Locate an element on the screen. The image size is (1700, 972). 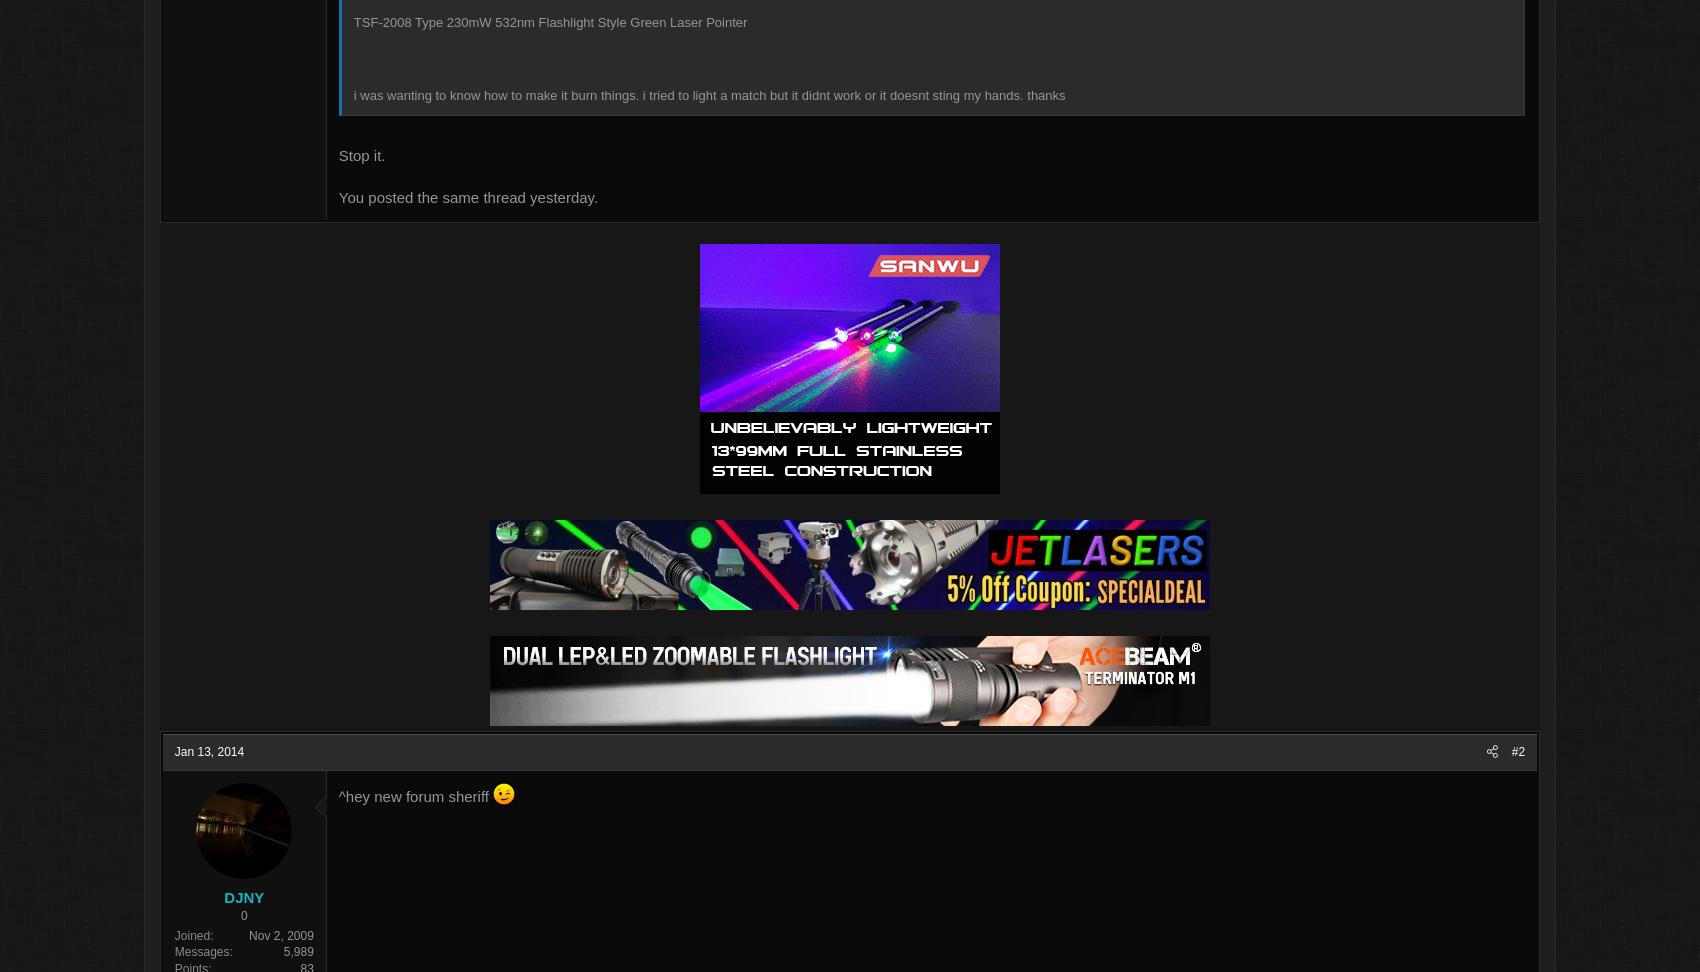
'Nov 2, 2009' is located at coordinates (356, 936).